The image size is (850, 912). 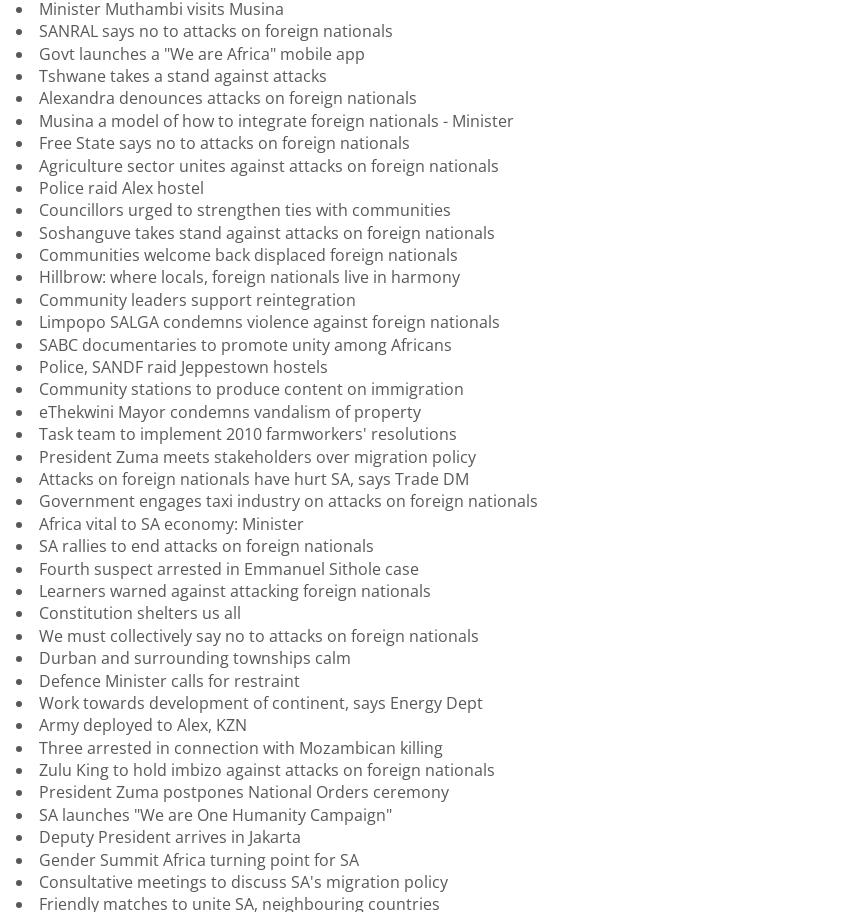 I want to click on 'Community stations to produce content on immigration', so click(x=38, y=388).